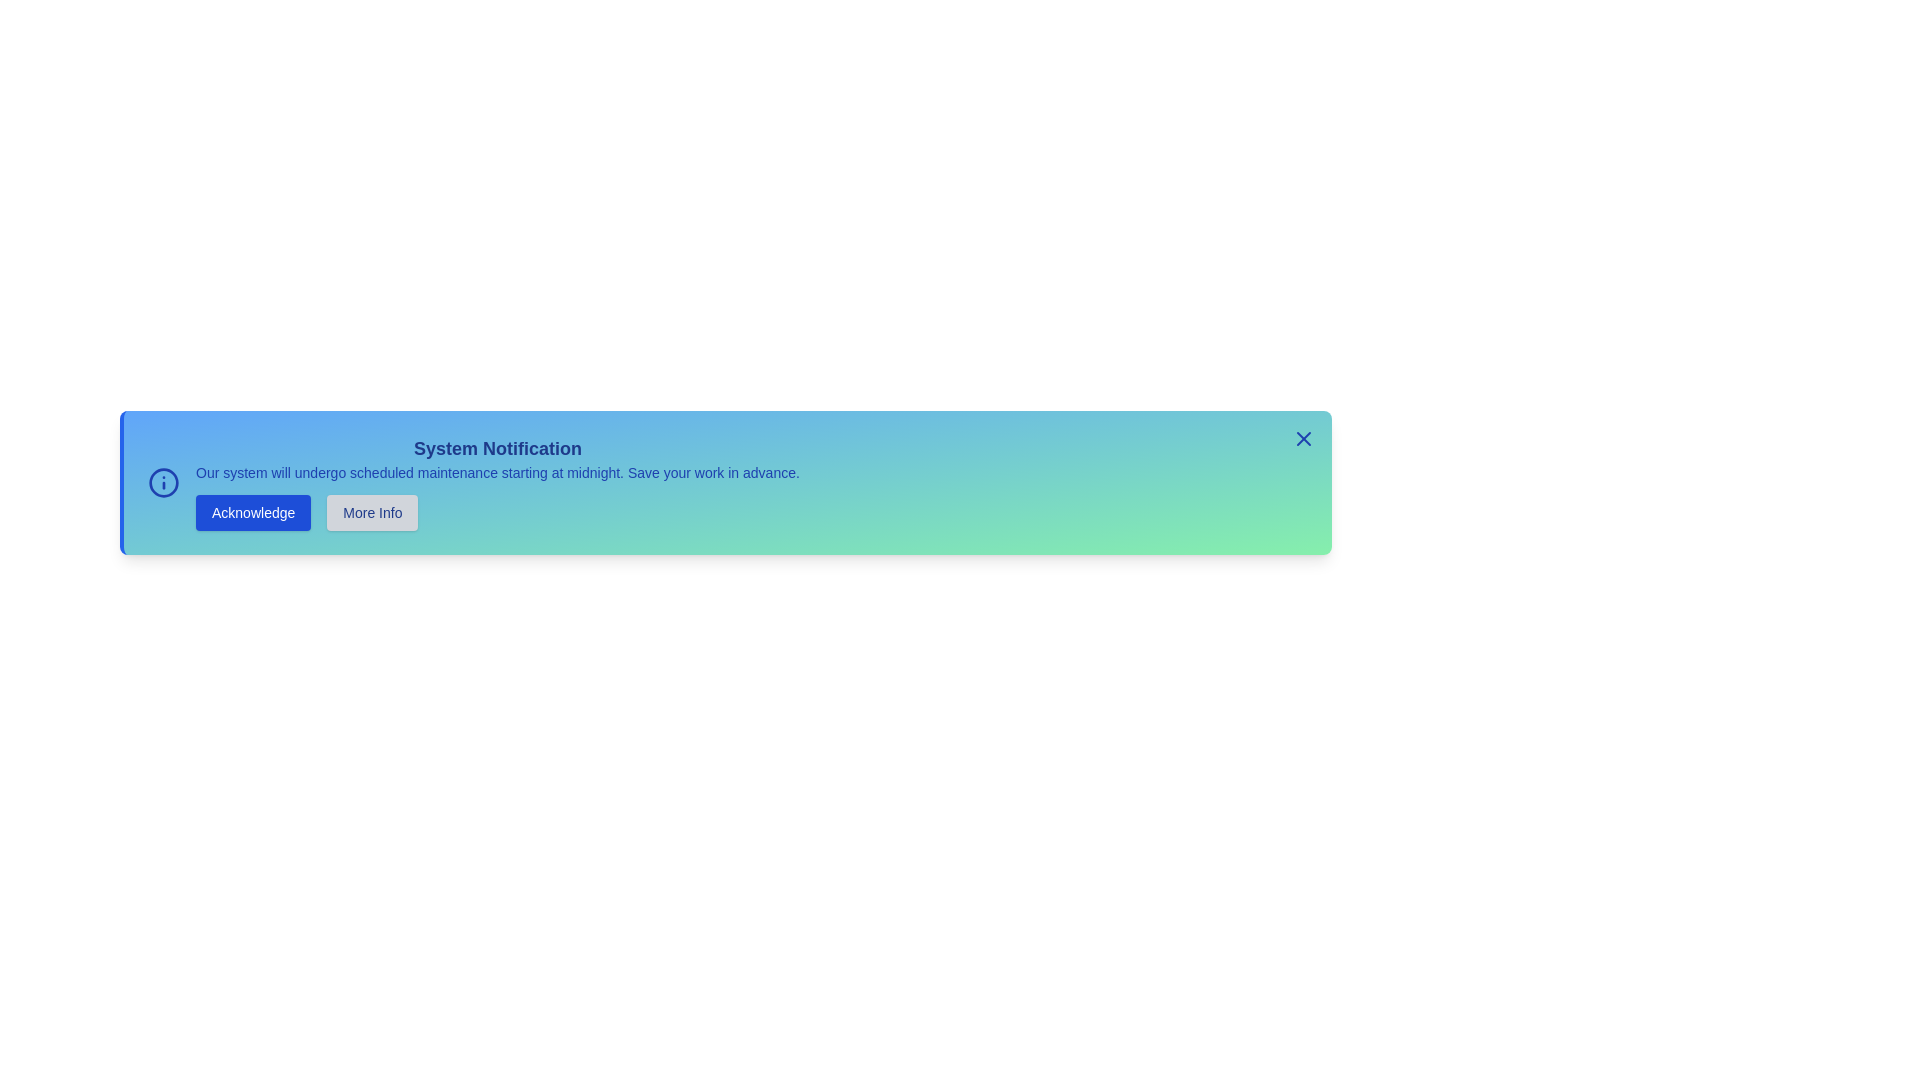  I want to click on the close button to dismiss the notification, so click(1304, 438).